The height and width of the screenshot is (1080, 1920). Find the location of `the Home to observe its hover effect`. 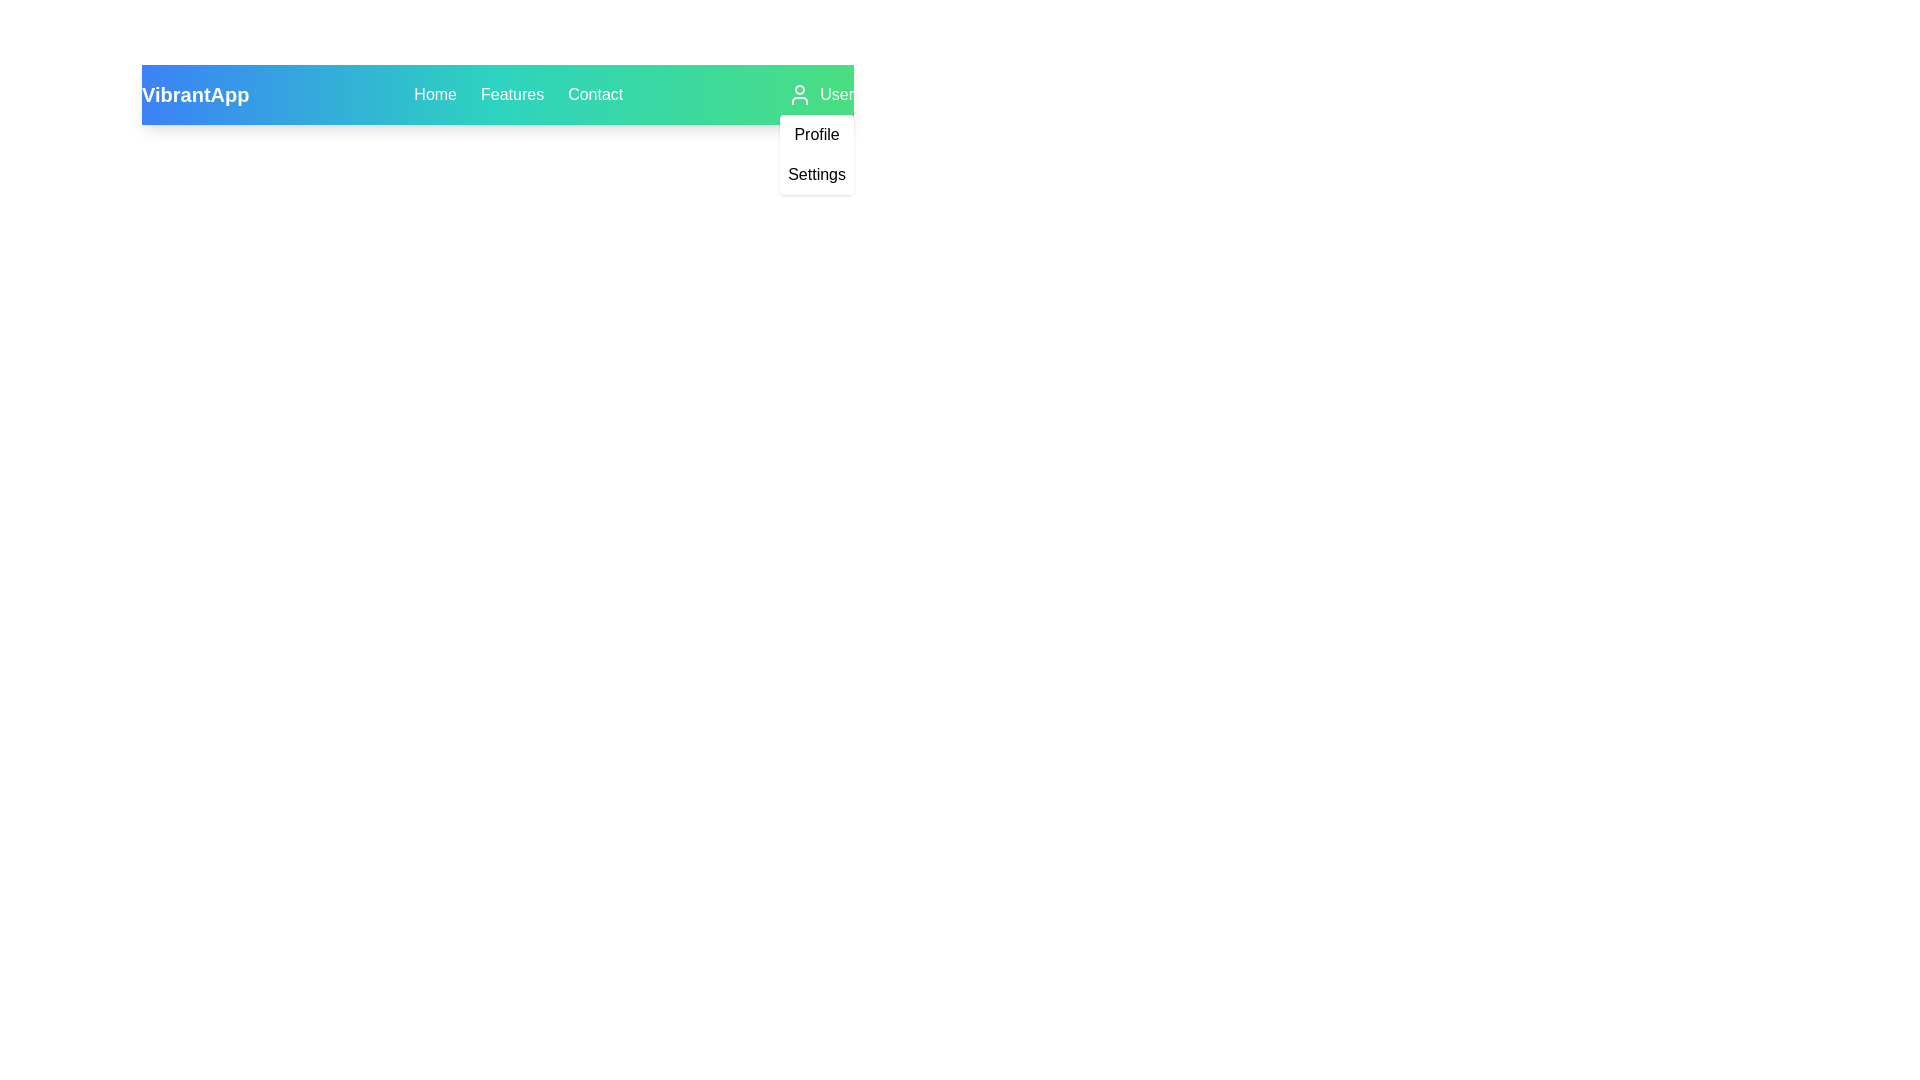

the Home to observe its hover effect is located at coordinates (434, 95).